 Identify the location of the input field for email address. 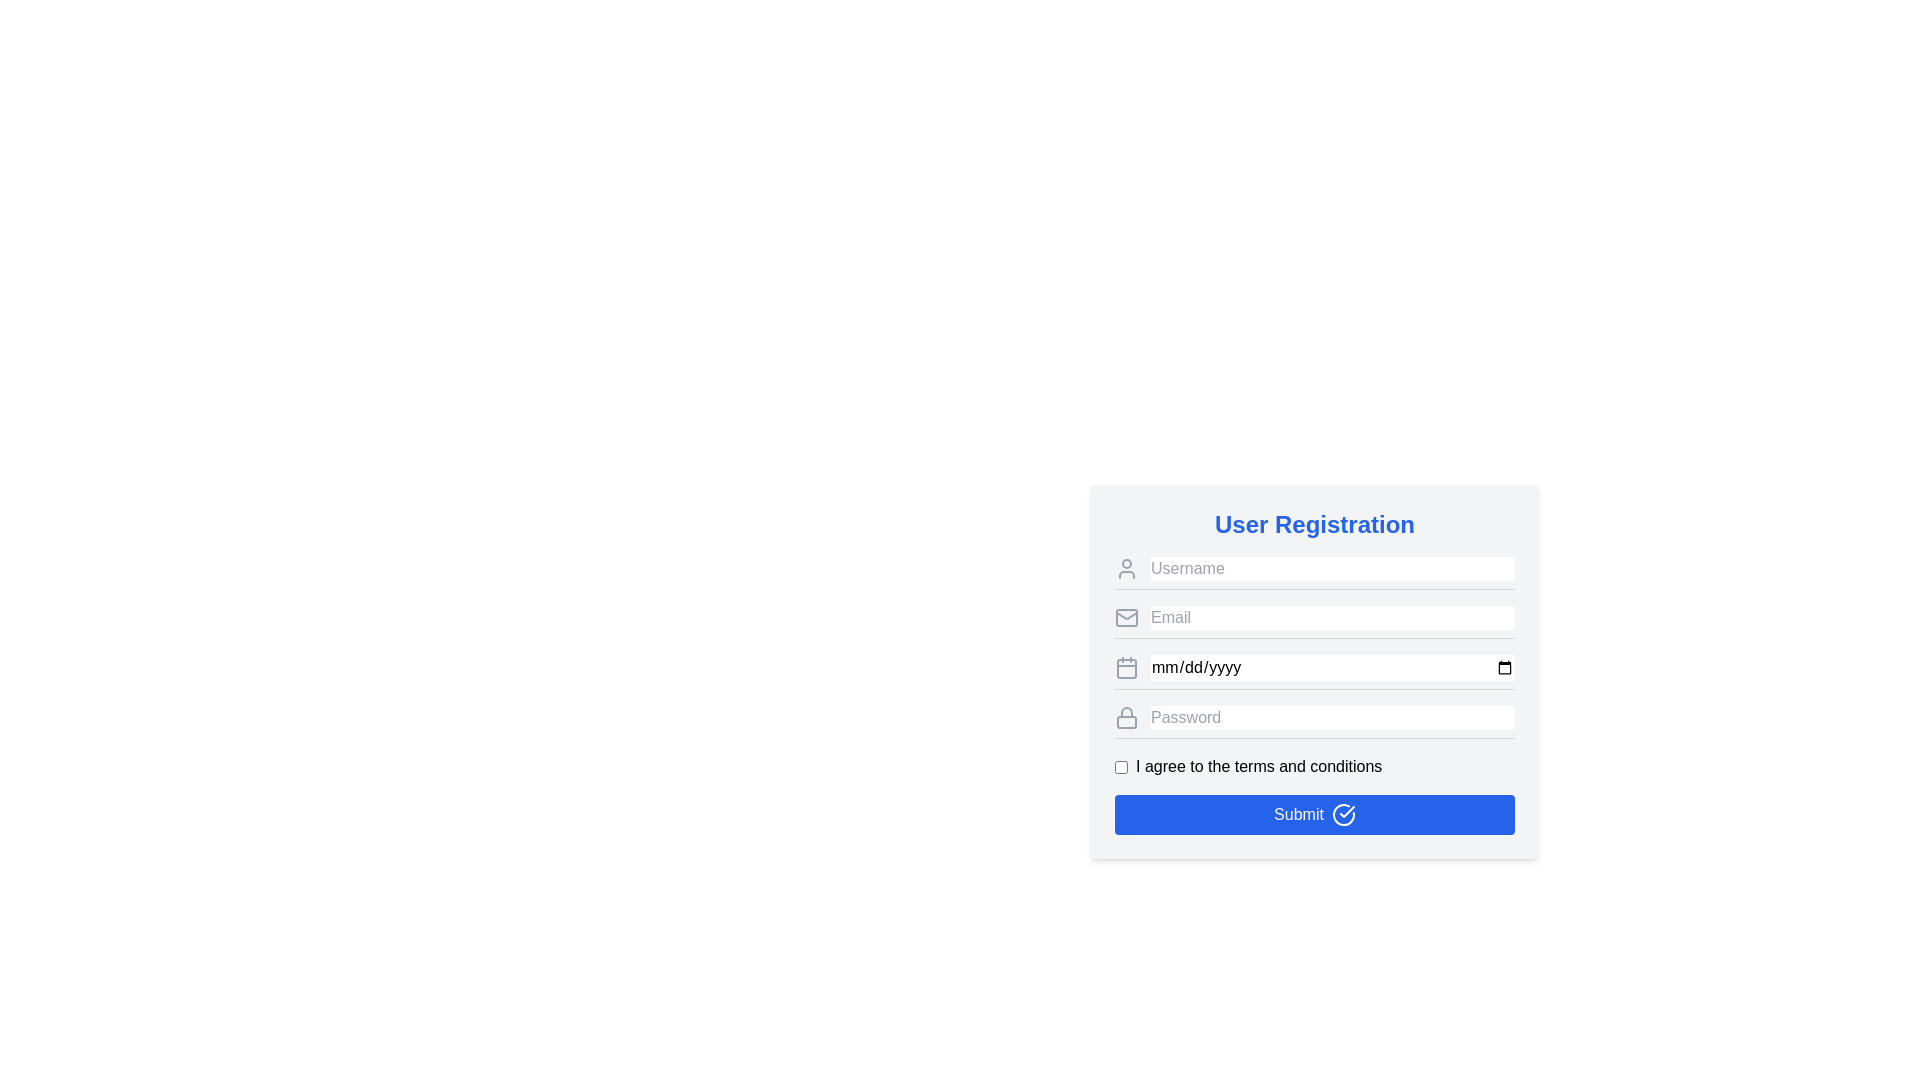
(1315, 621).